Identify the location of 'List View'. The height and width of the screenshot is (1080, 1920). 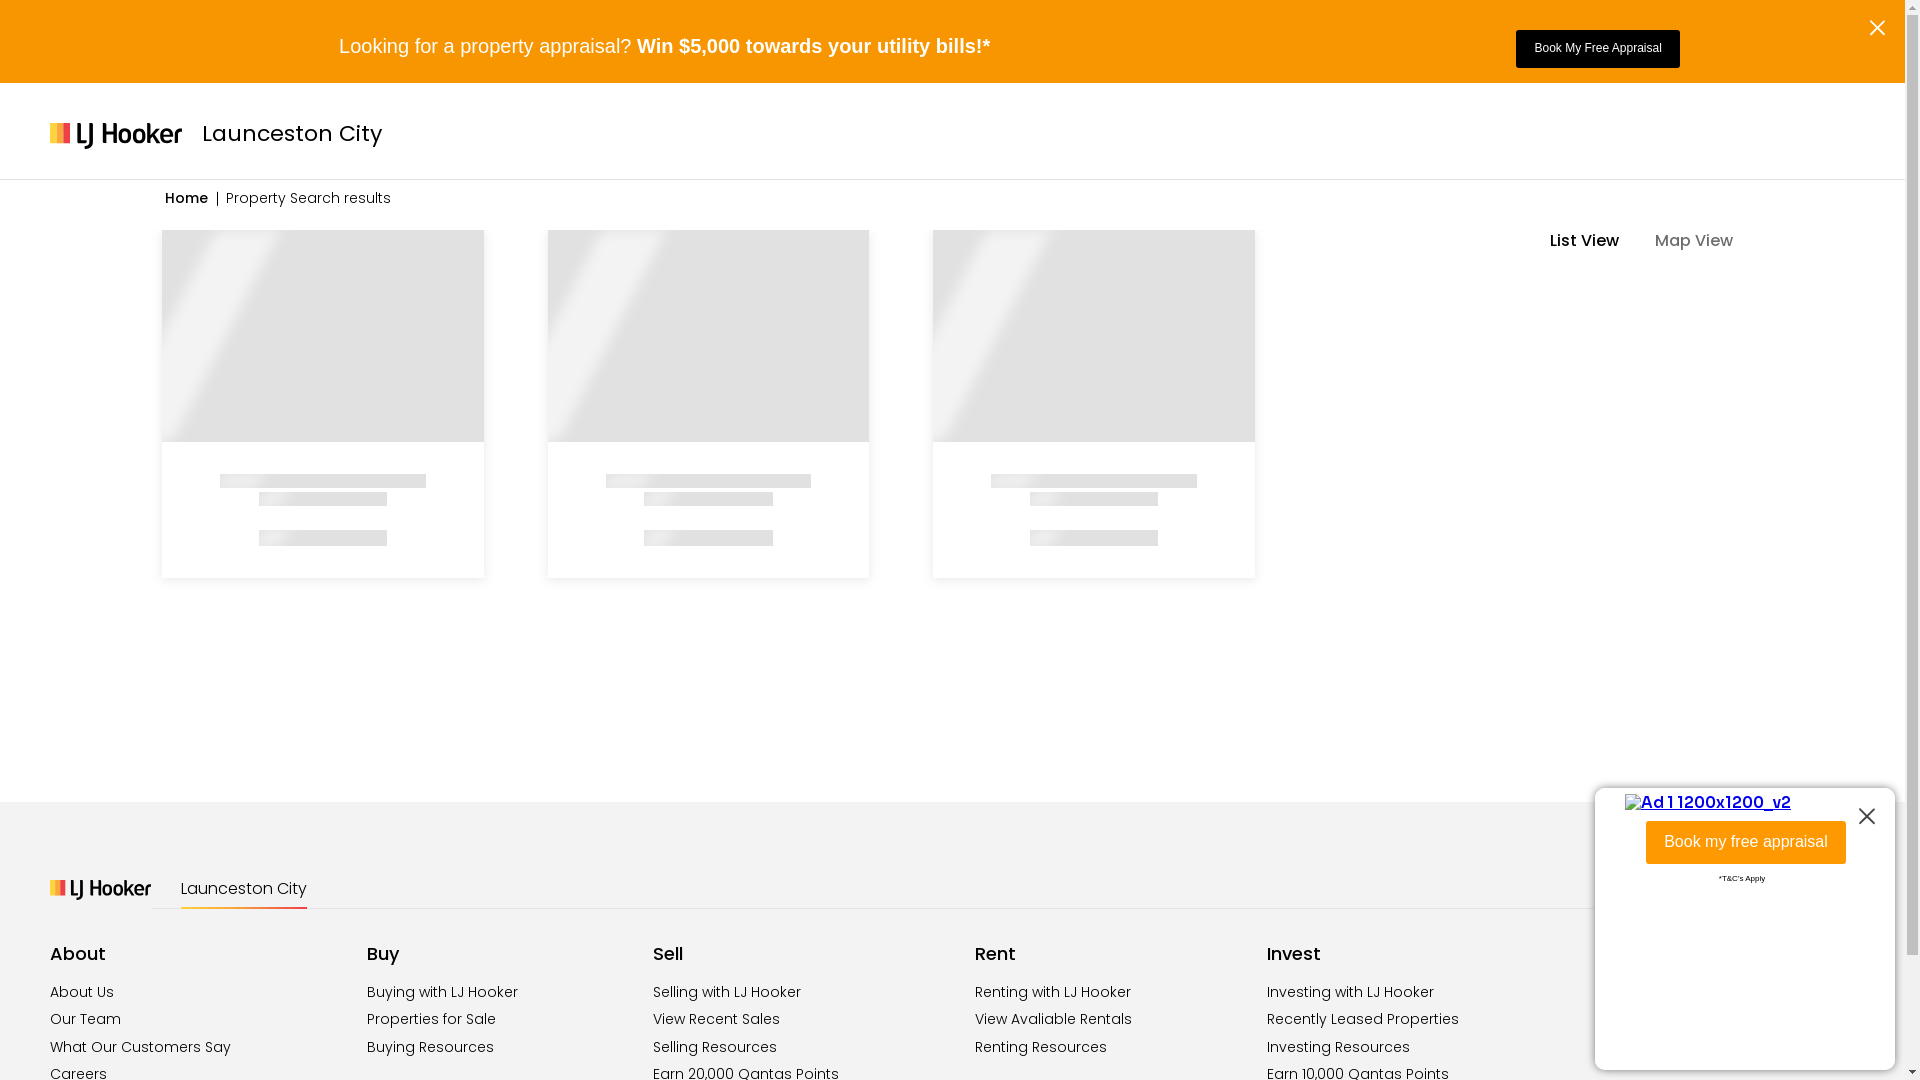
(1593, 239).